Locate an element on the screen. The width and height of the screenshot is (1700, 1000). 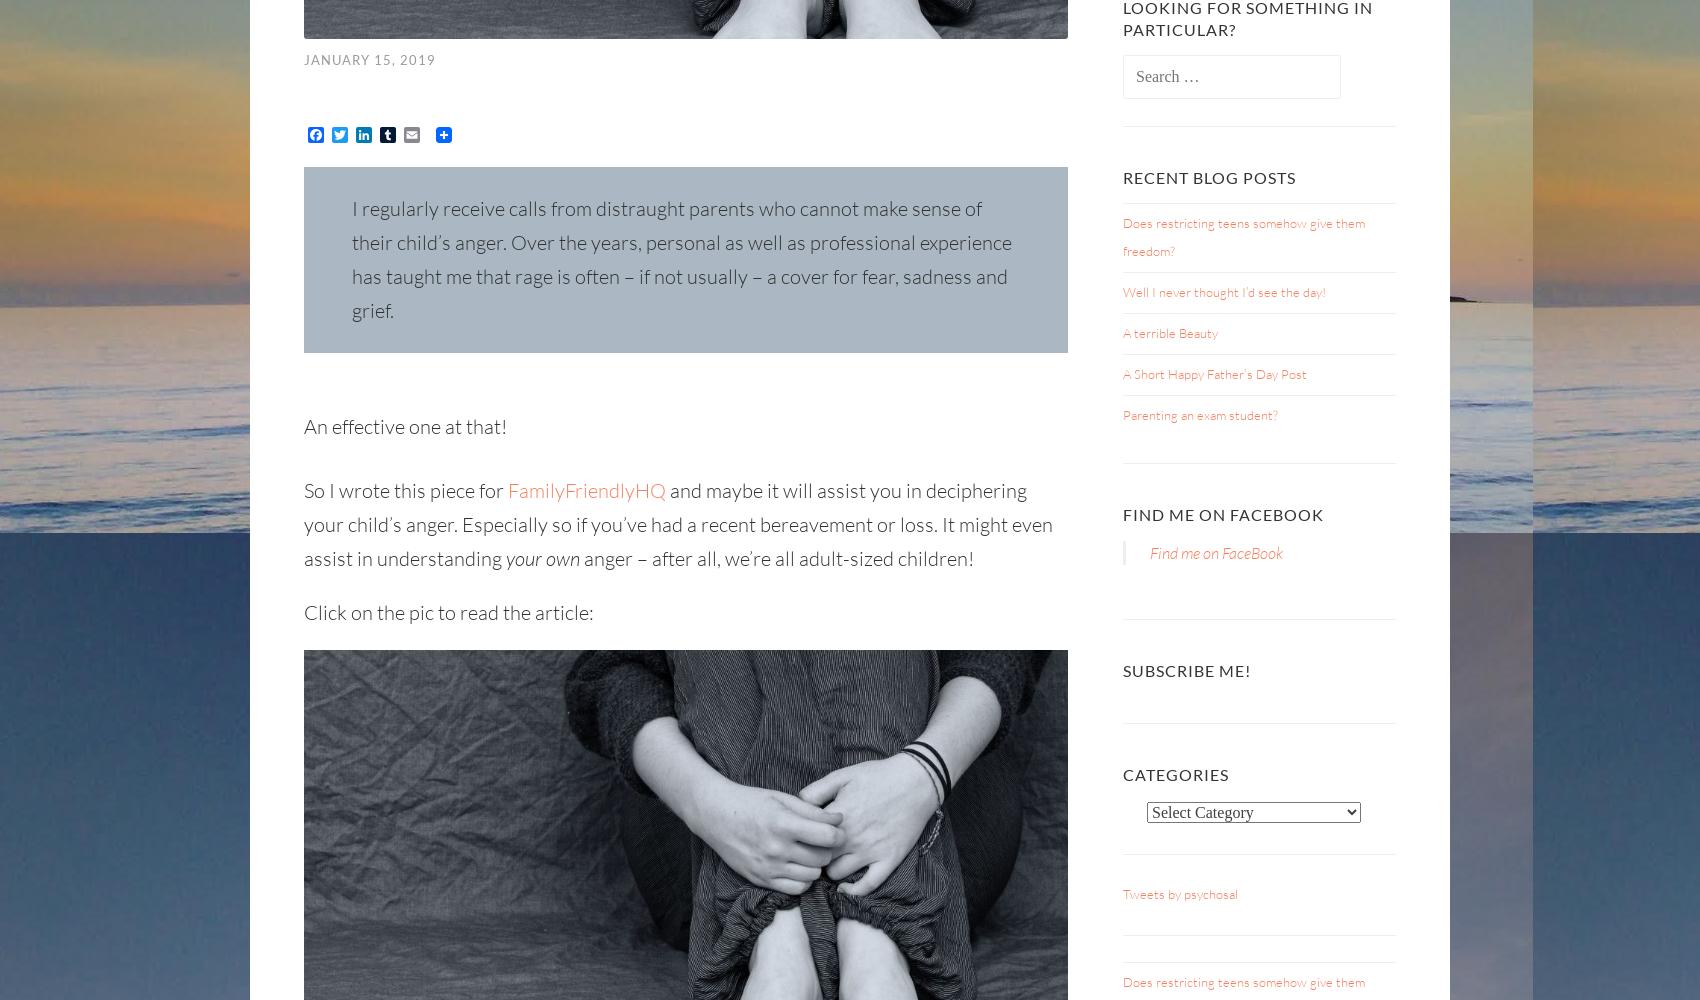
'A terrible Beauty' is located at coordinates (1123, 331).